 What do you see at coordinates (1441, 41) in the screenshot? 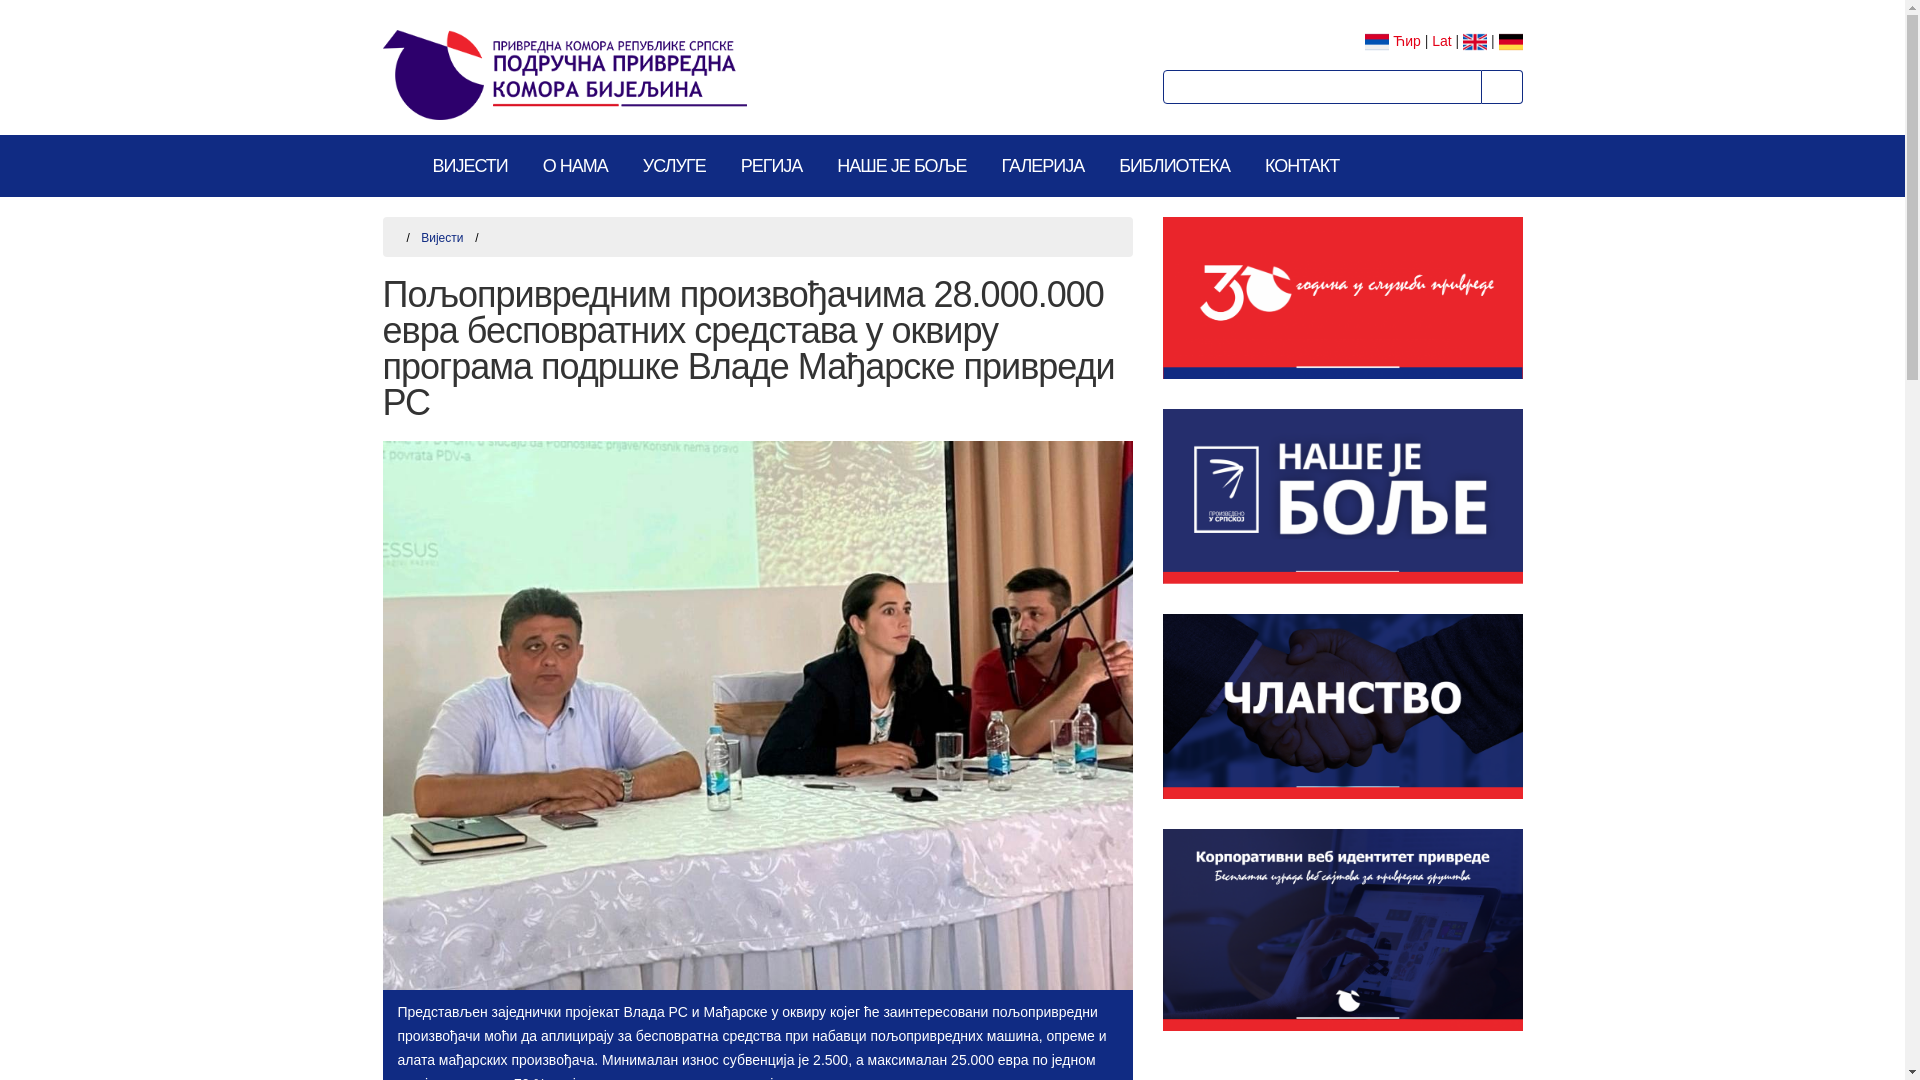
I see `'Lat'` at bounding box center [1441, 41].